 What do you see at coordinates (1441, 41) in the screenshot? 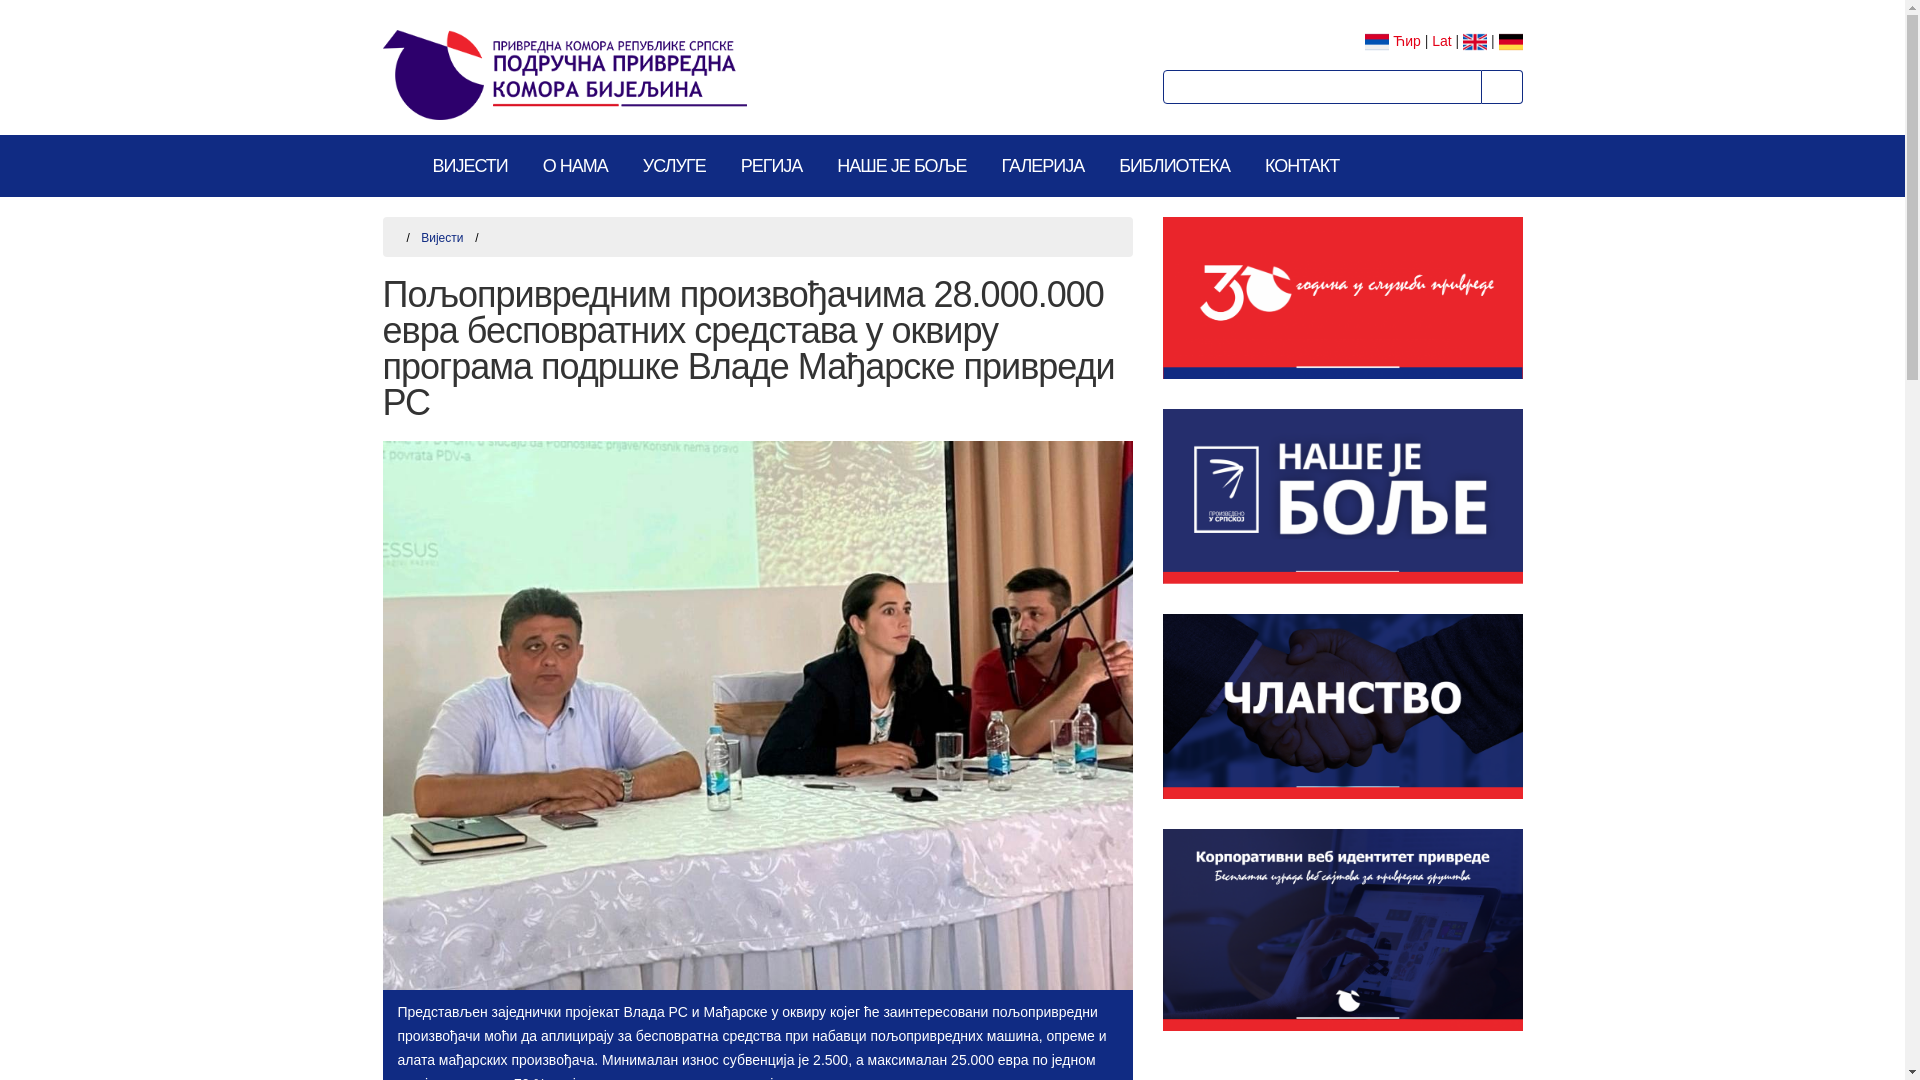
I see `'Lat'` at bounding box center [1441, 41].